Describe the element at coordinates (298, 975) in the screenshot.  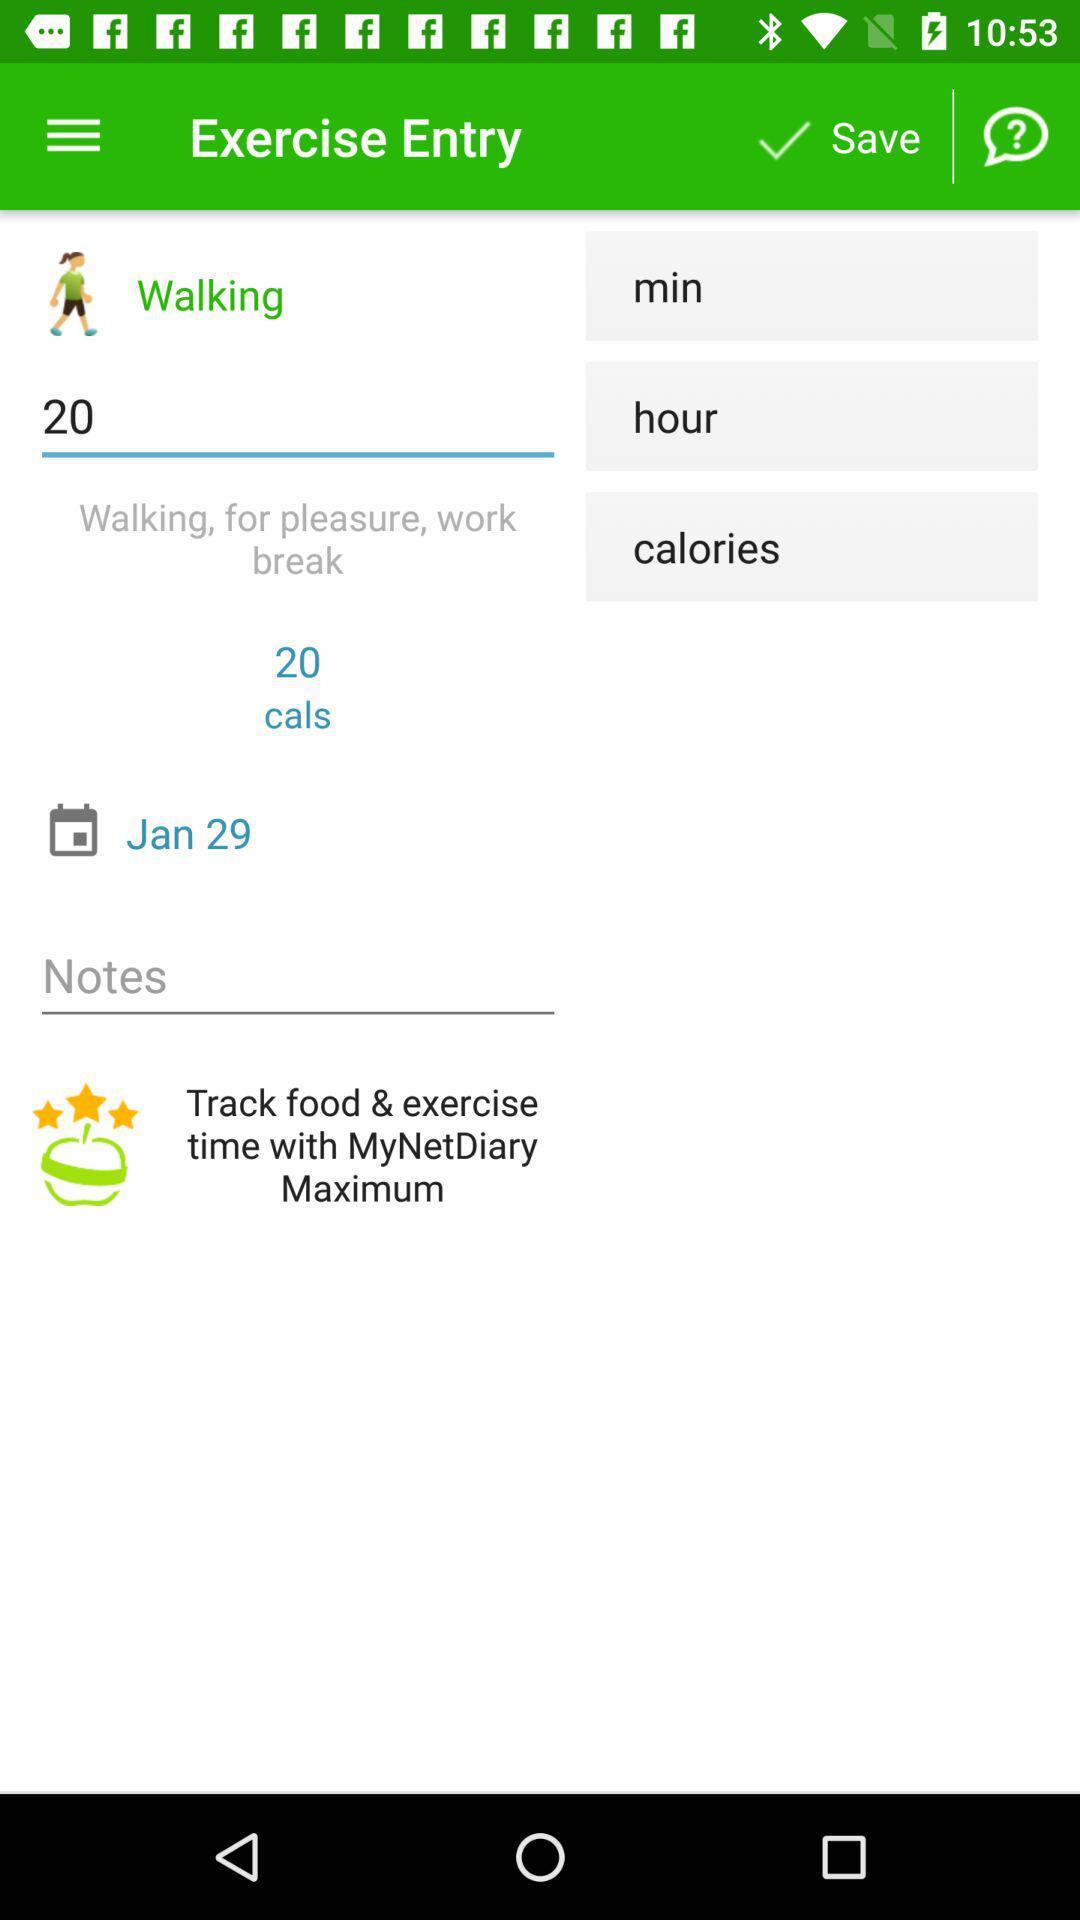
I see `write notes` at that location.